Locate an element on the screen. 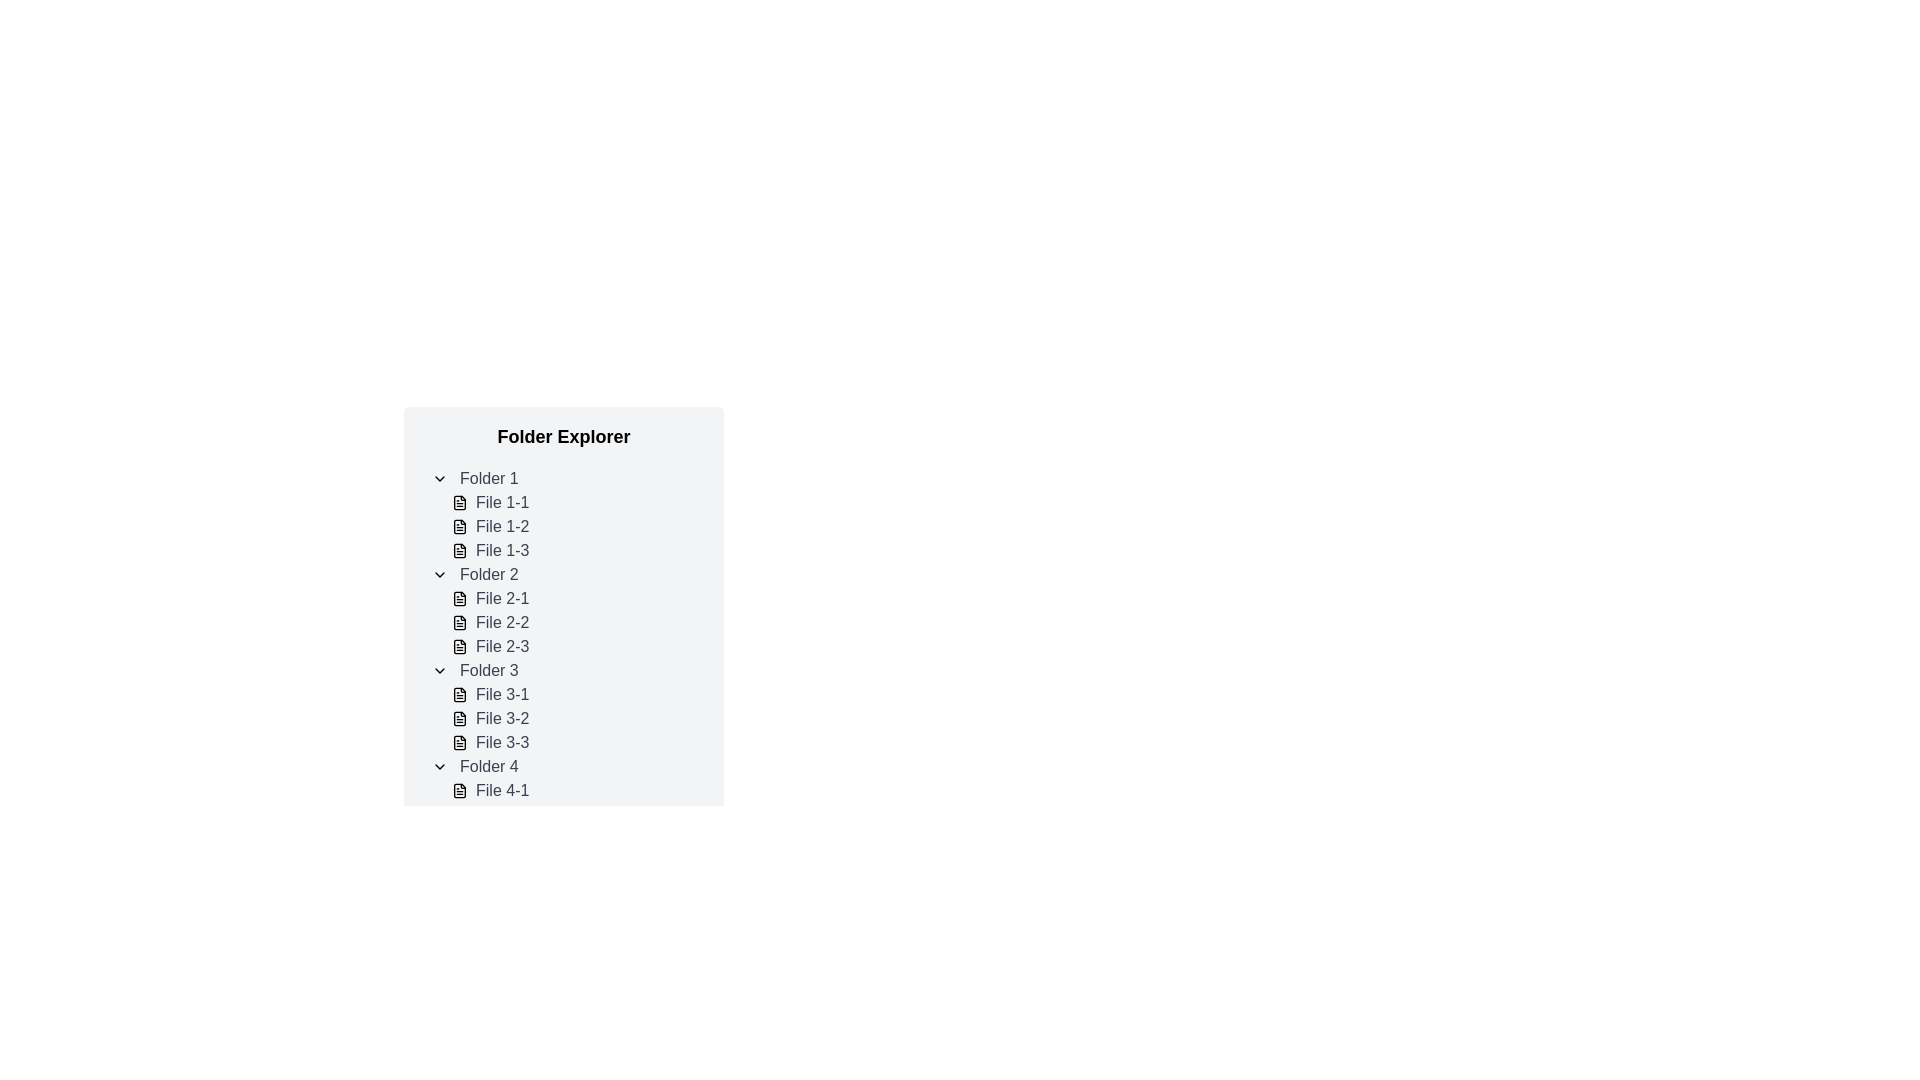 This screenshot has height=1080, width=1920. the collapsible folder title labeled 'Folder 1' is located at coordinates (566, 478).